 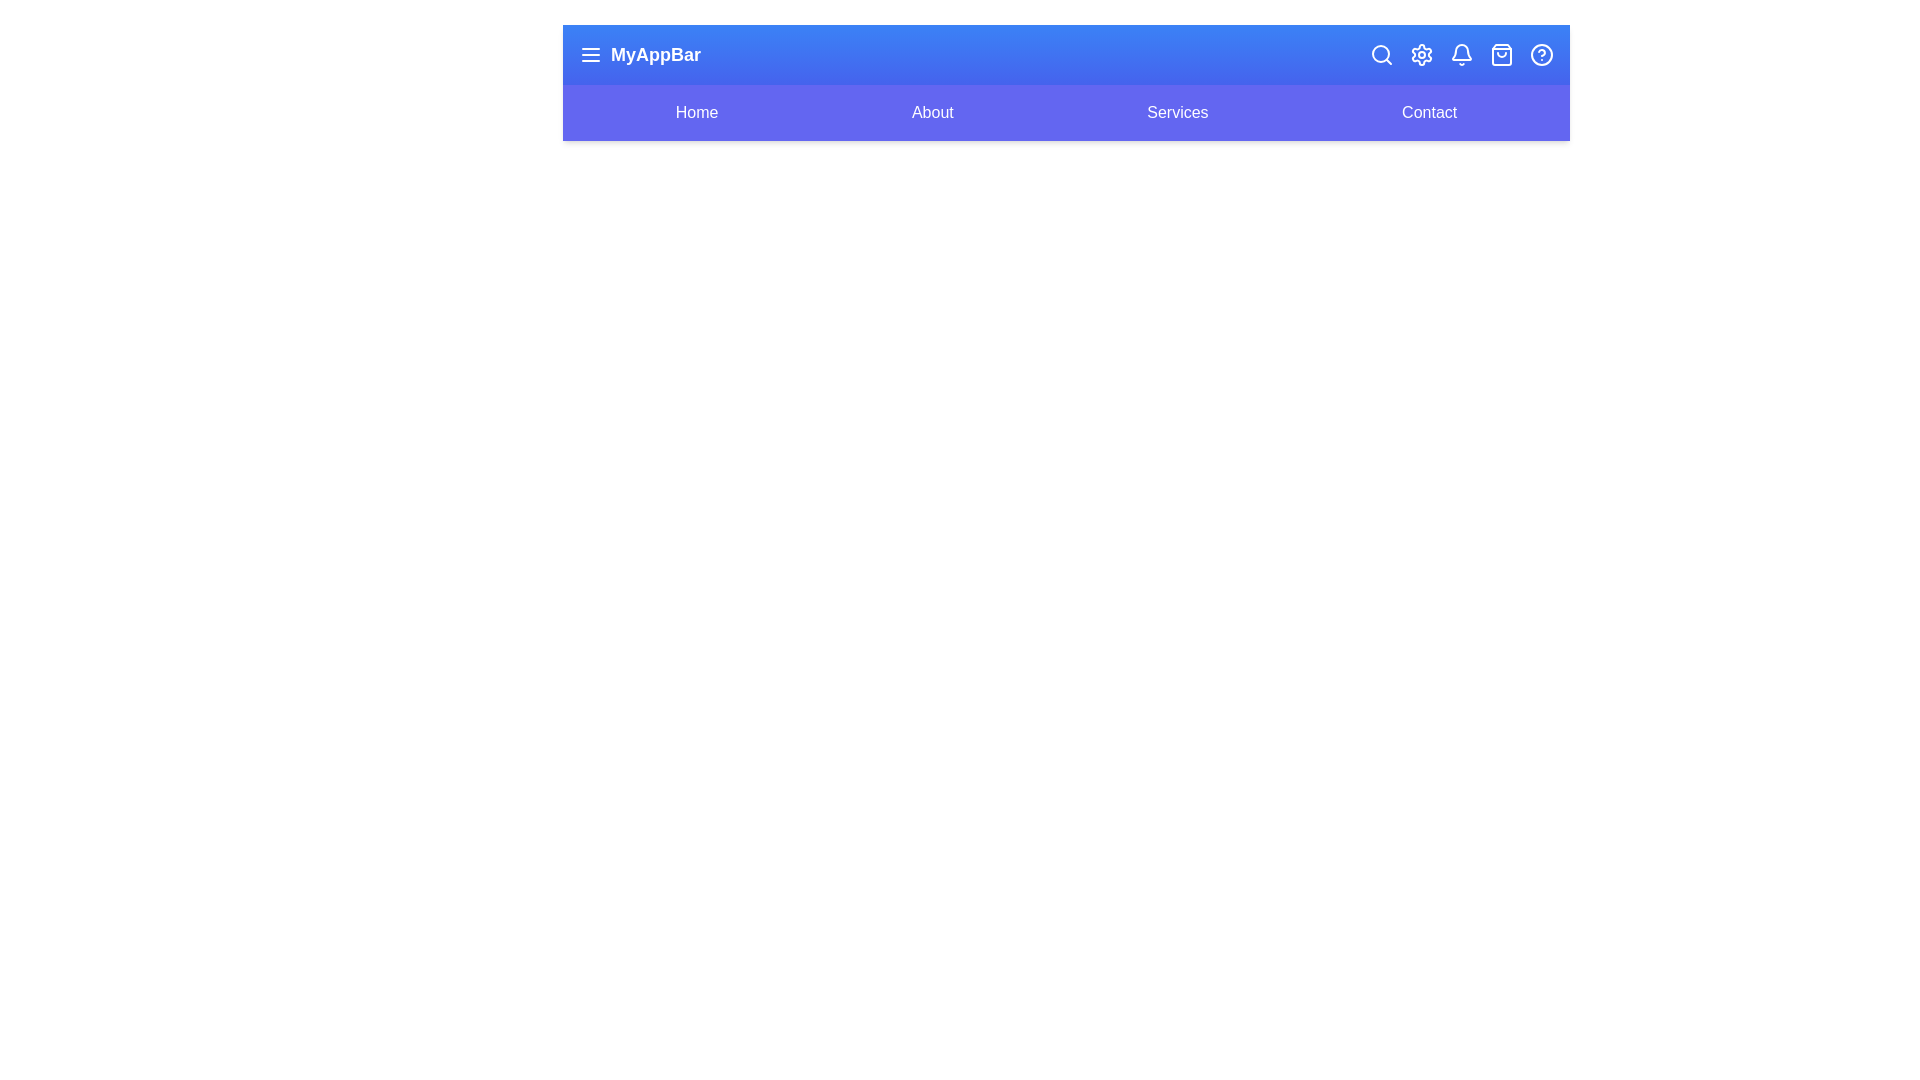 What do you see at coordinates (589, 53) in the screenshot?
I see `the menu button to toggle the menu visibility` at bounding box center [589, 53].